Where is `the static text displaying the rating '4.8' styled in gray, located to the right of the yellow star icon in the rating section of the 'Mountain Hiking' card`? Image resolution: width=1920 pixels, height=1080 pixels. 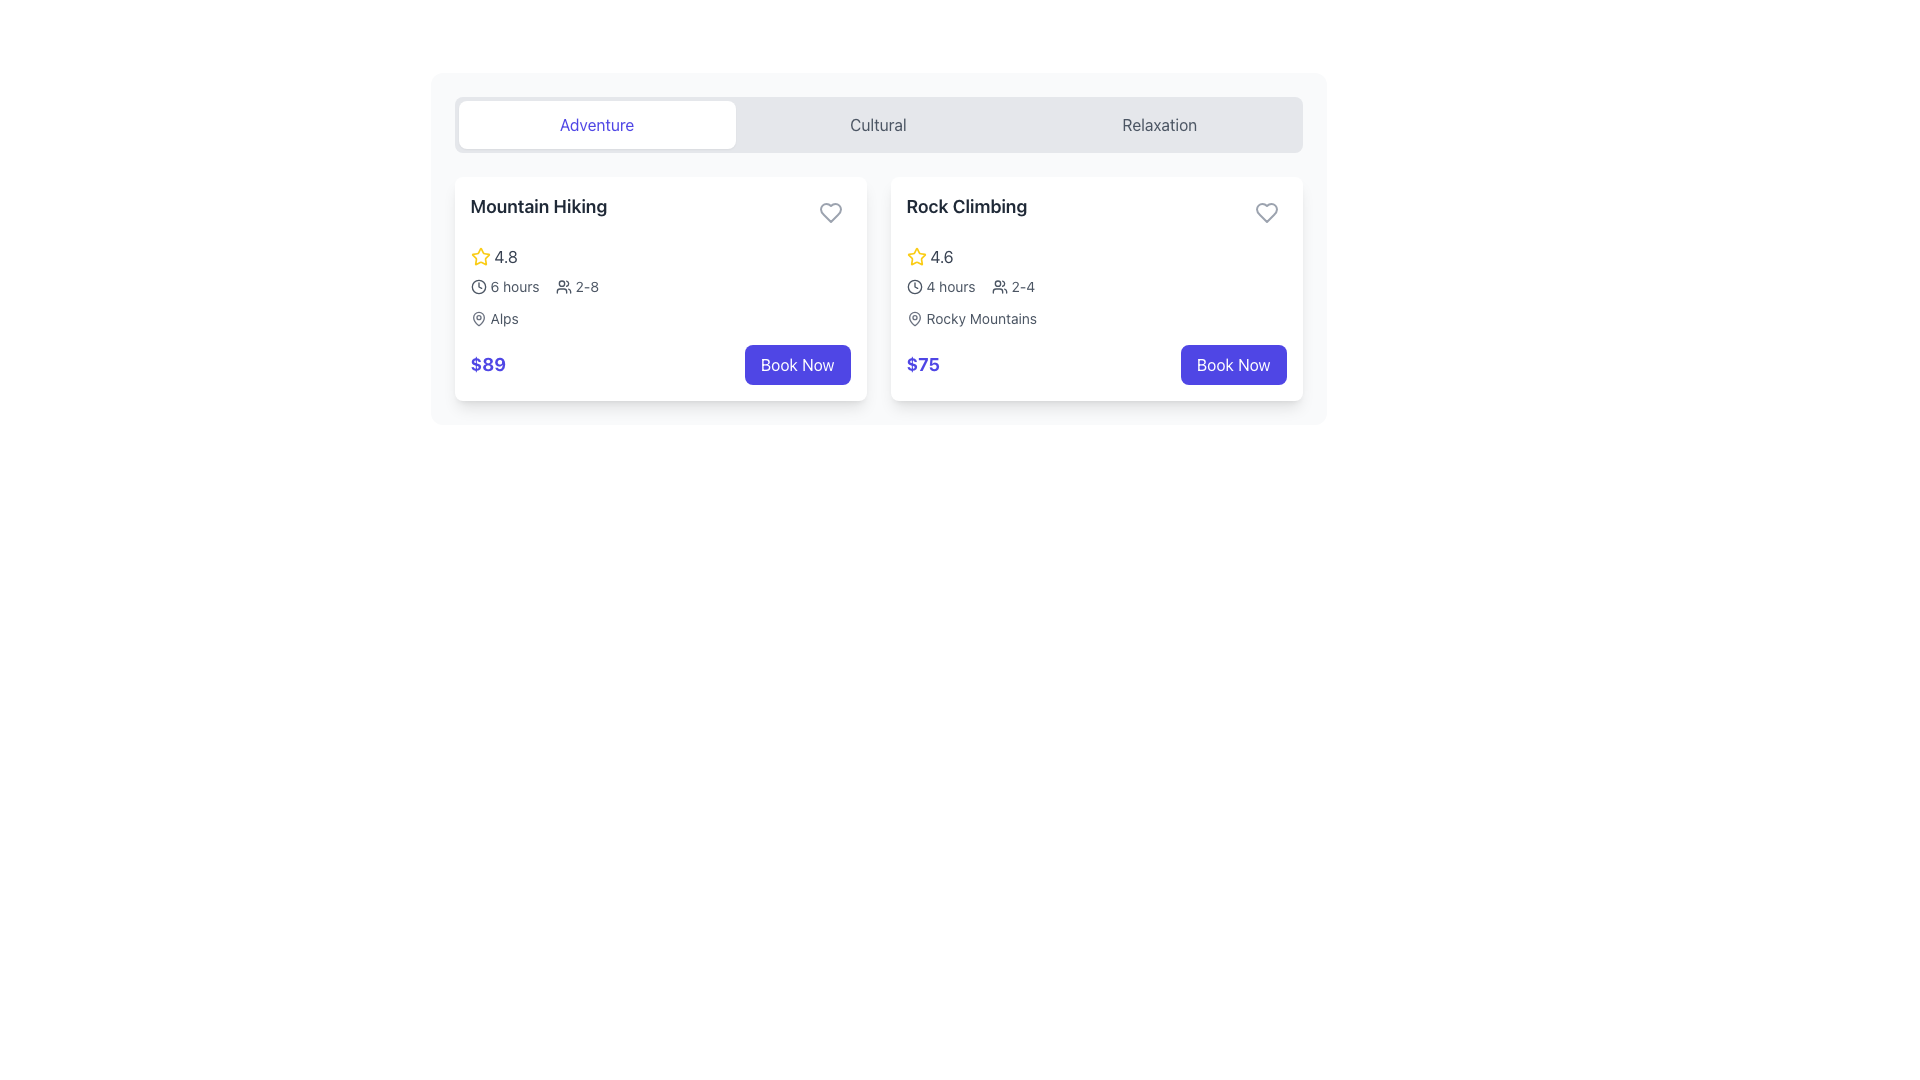
the static text displaying the rating '4.8' styled in gray, located to the right of the yellow star icon in the rating section of the 'Mountain Hiking' card is located at coordinates (506, 256).